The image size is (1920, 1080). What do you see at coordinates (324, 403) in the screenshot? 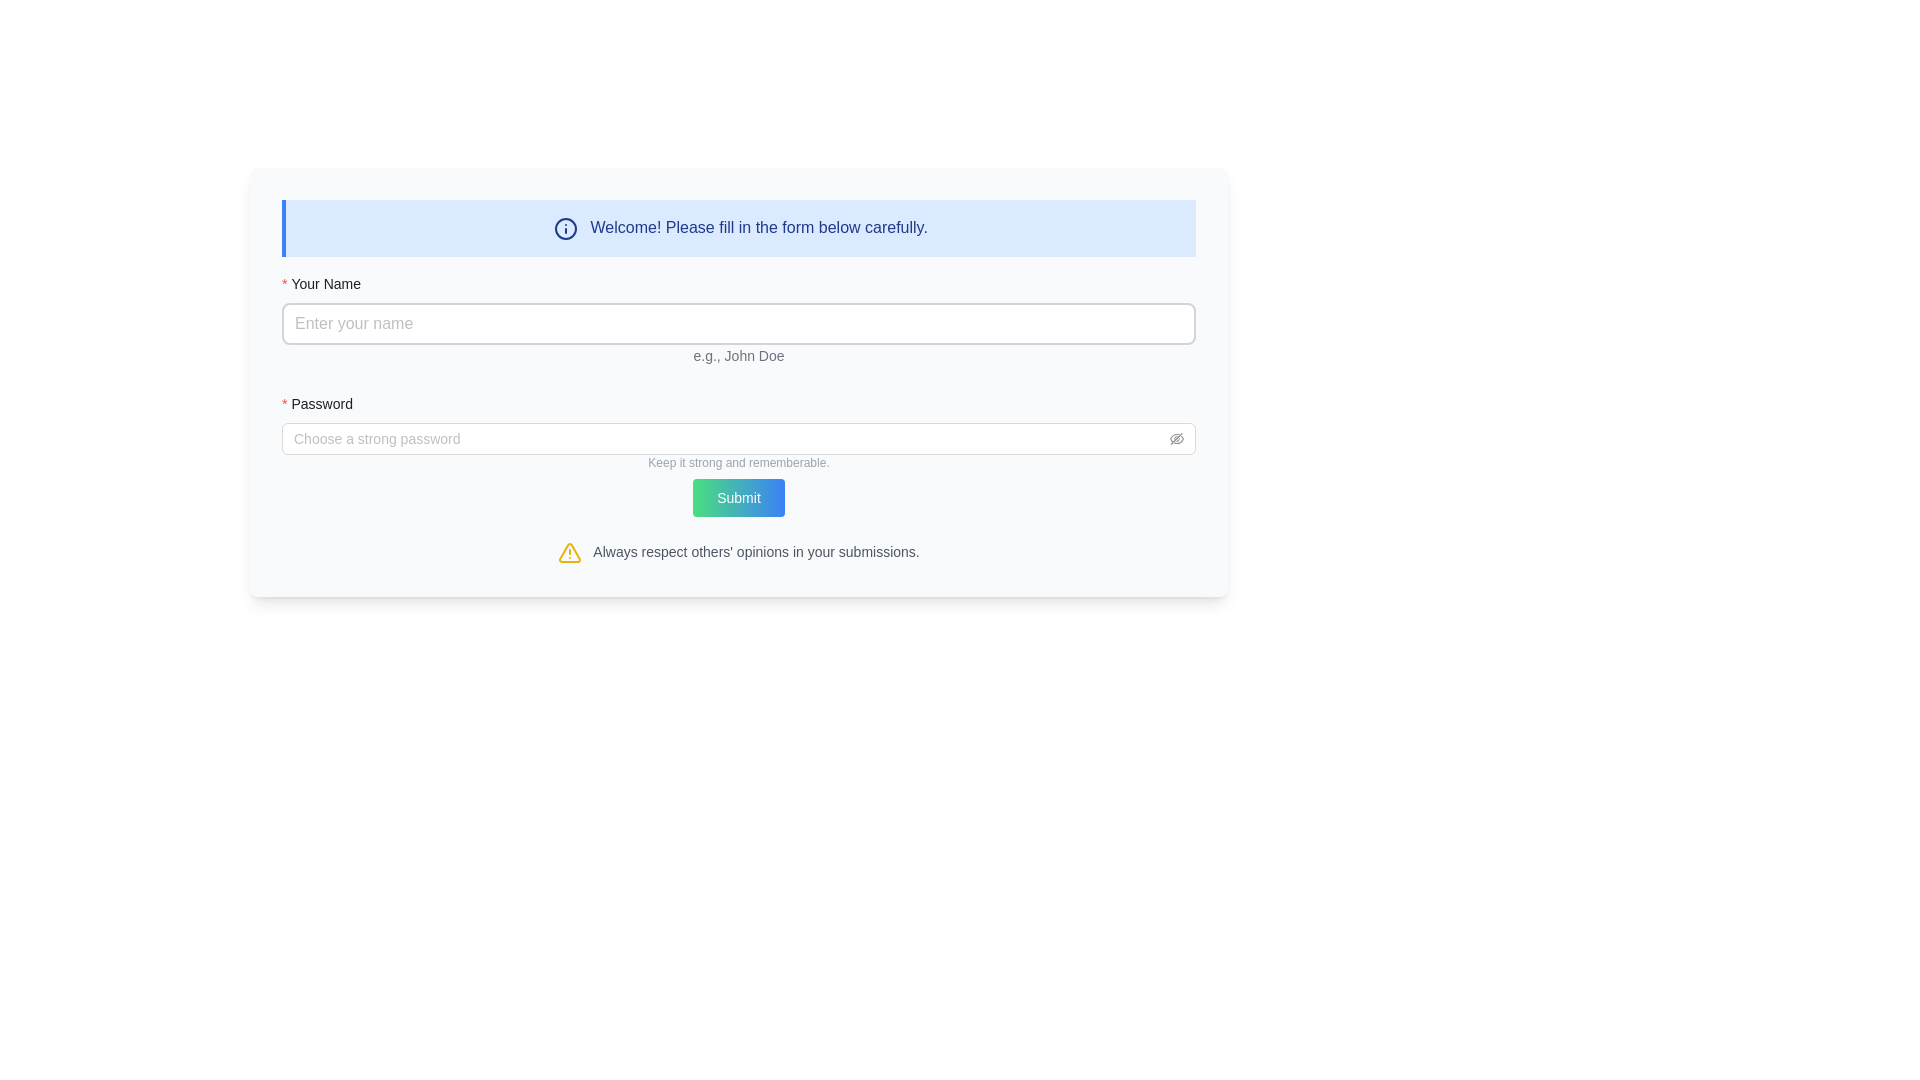
I see `the password label, which indicates that the user needs to enter a password in the associated field, located centrally above the password input field` at bounding box center [324, 403].